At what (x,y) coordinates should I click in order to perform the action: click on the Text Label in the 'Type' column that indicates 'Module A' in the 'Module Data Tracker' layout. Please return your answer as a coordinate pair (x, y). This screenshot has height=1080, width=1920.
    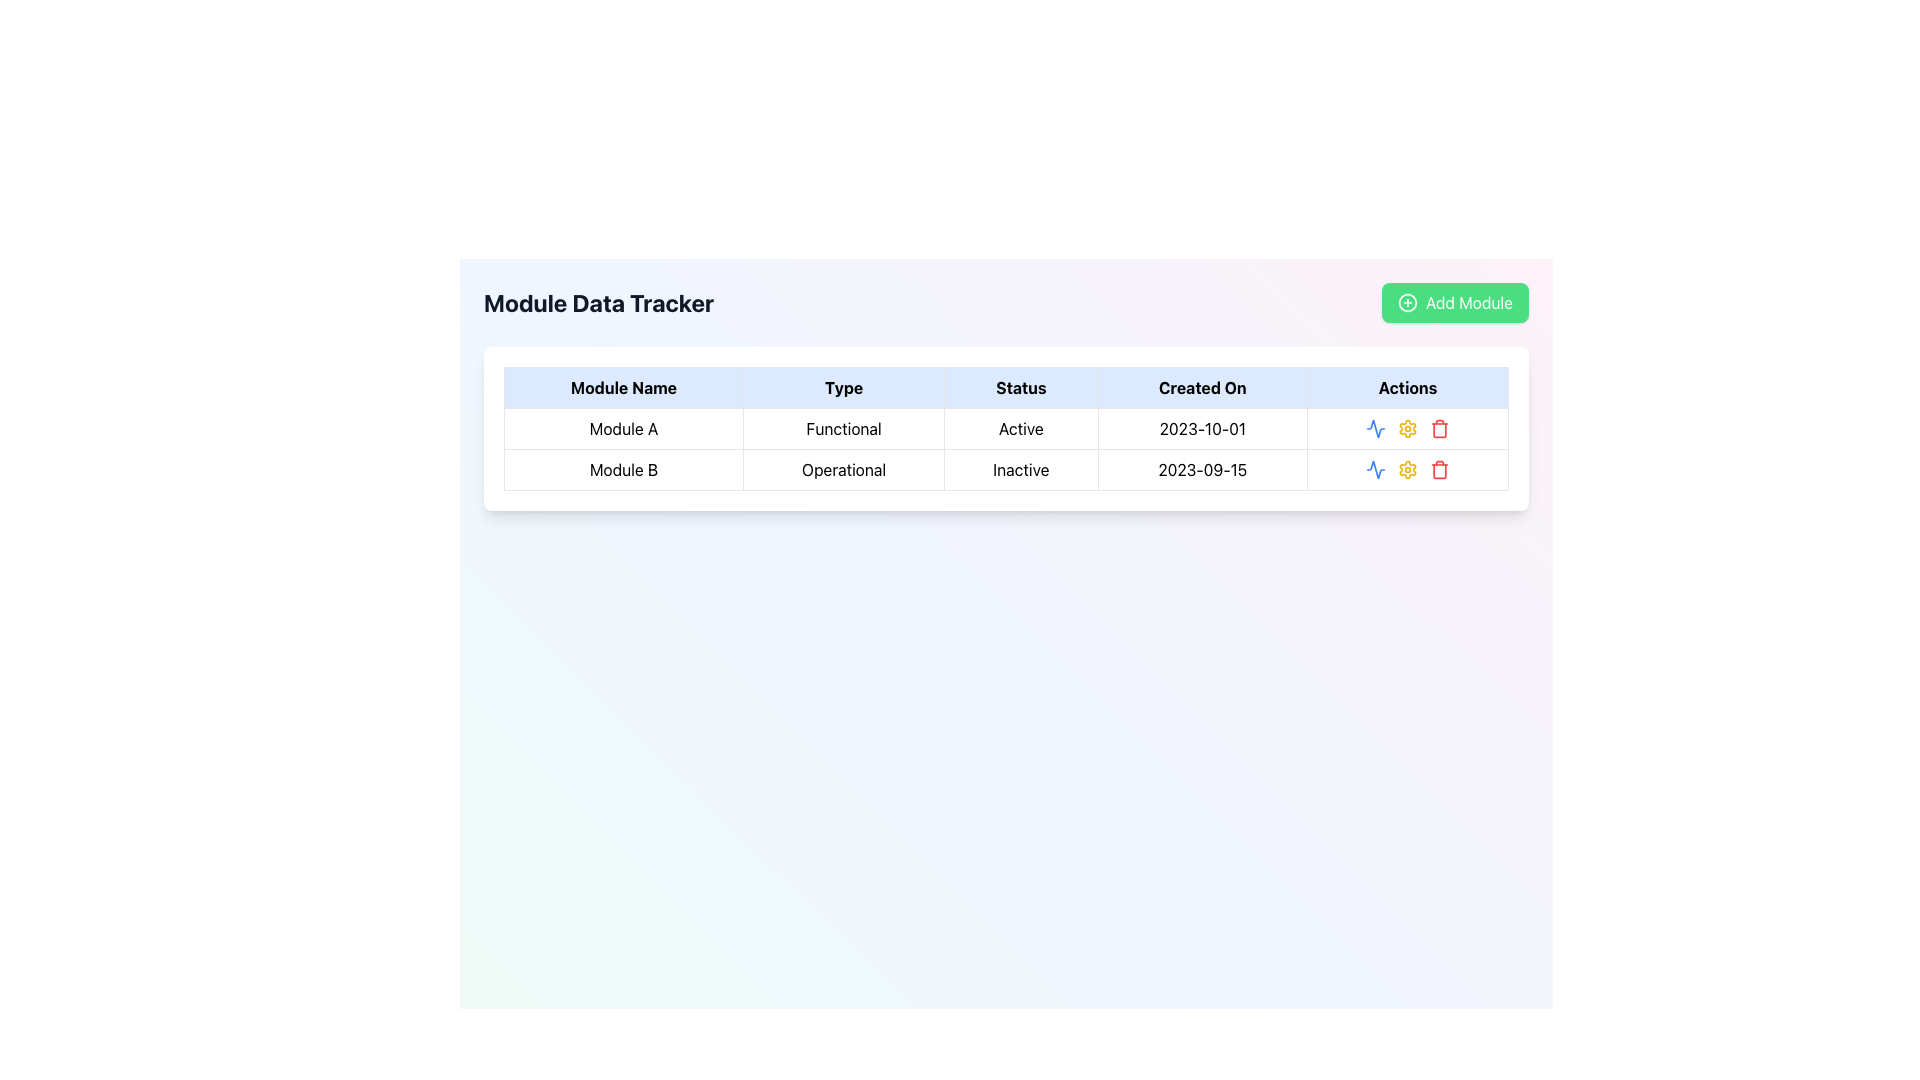
    Looking at the image, I should click on (844, 427).